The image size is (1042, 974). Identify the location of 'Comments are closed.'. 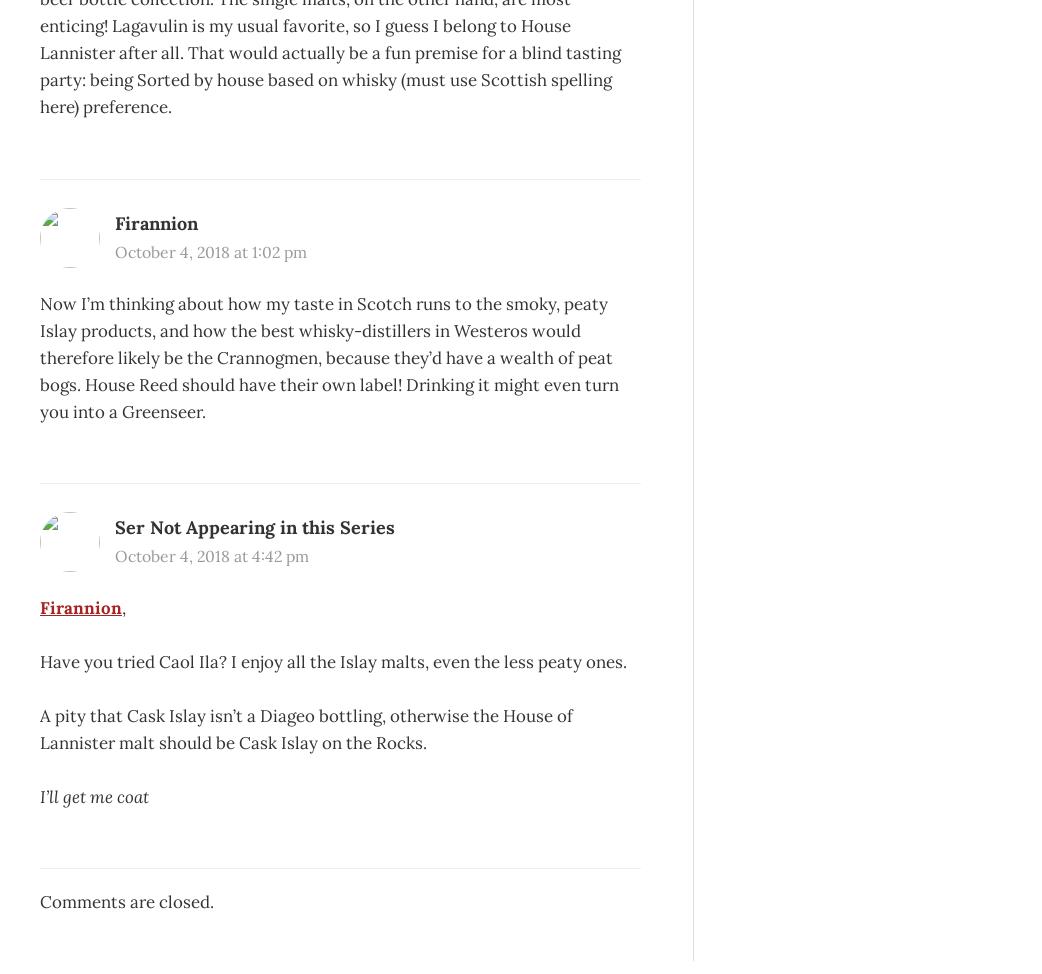
(127, 900).